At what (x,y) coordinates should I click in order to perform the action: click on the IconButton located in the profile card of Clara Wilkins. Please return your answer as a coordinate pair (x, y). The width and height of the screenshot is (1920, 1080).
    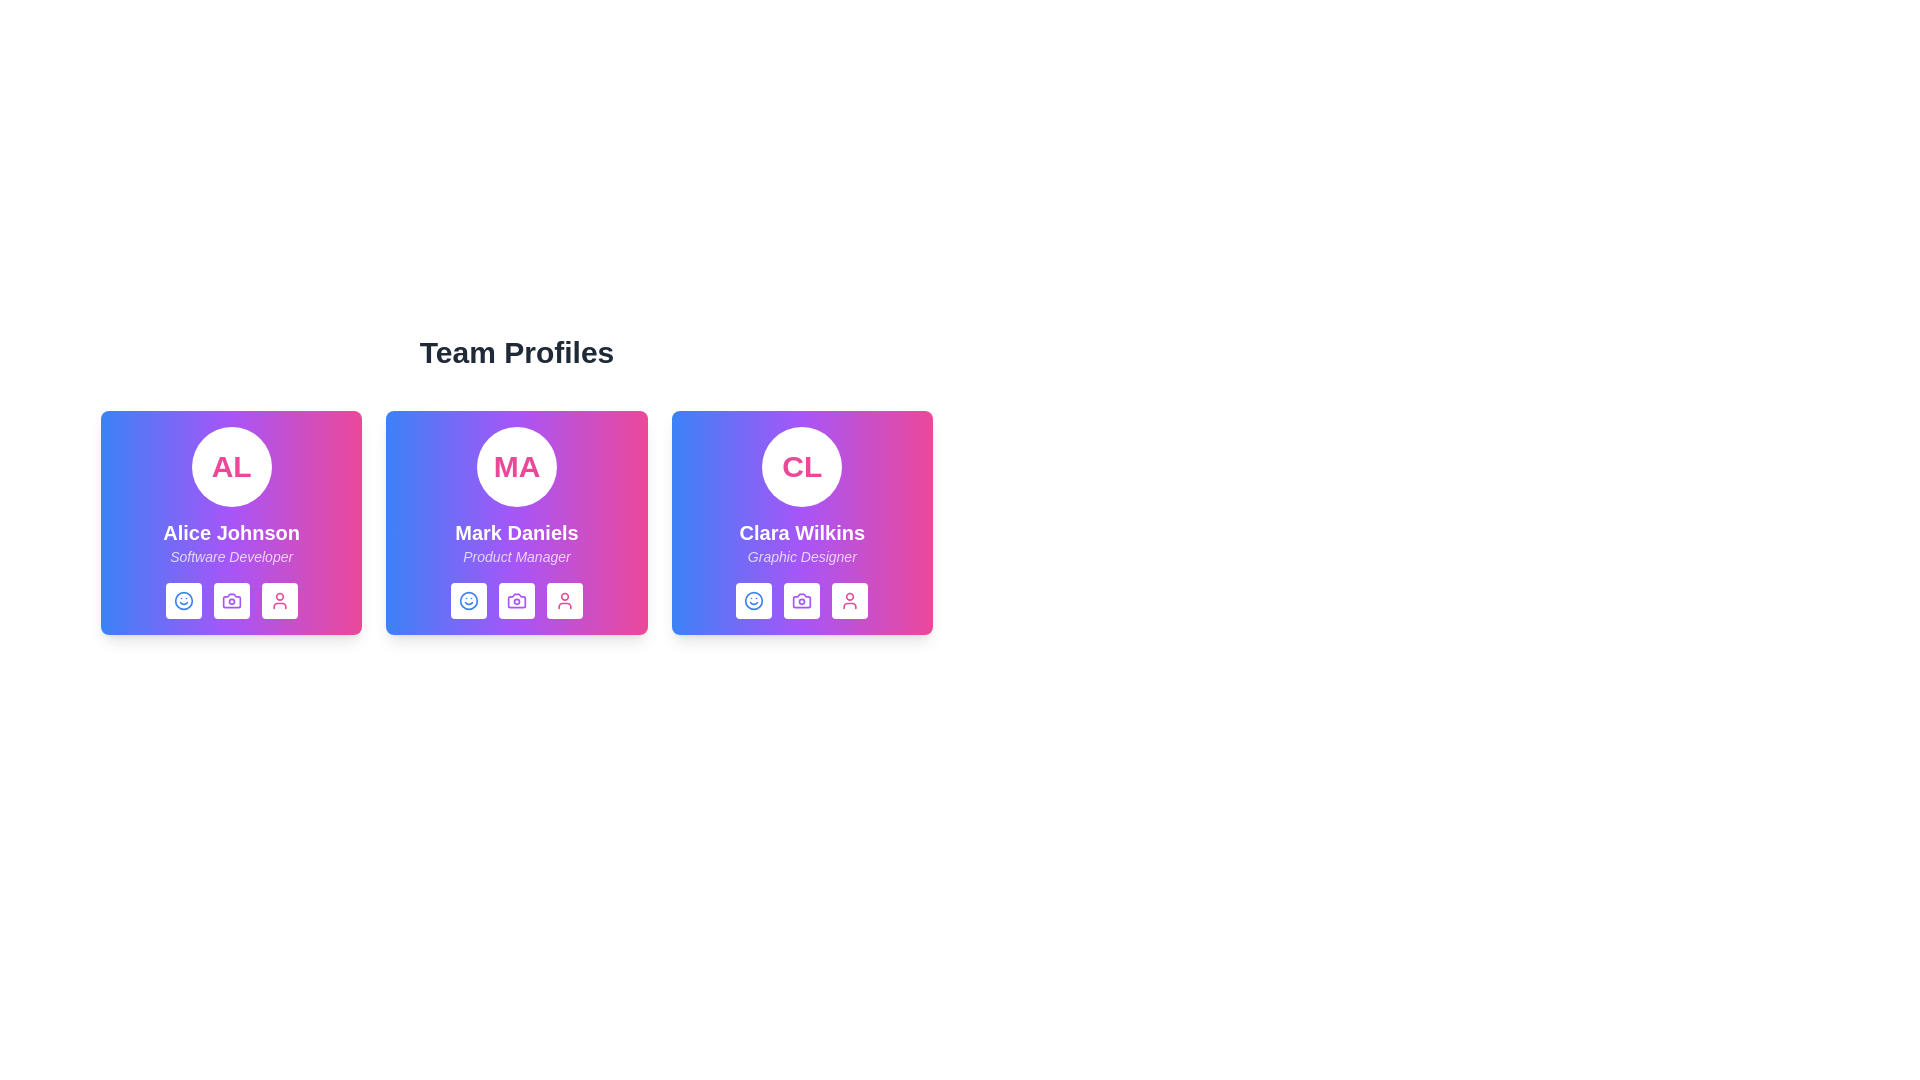
    Looking at the image, I should click on (802, 600).